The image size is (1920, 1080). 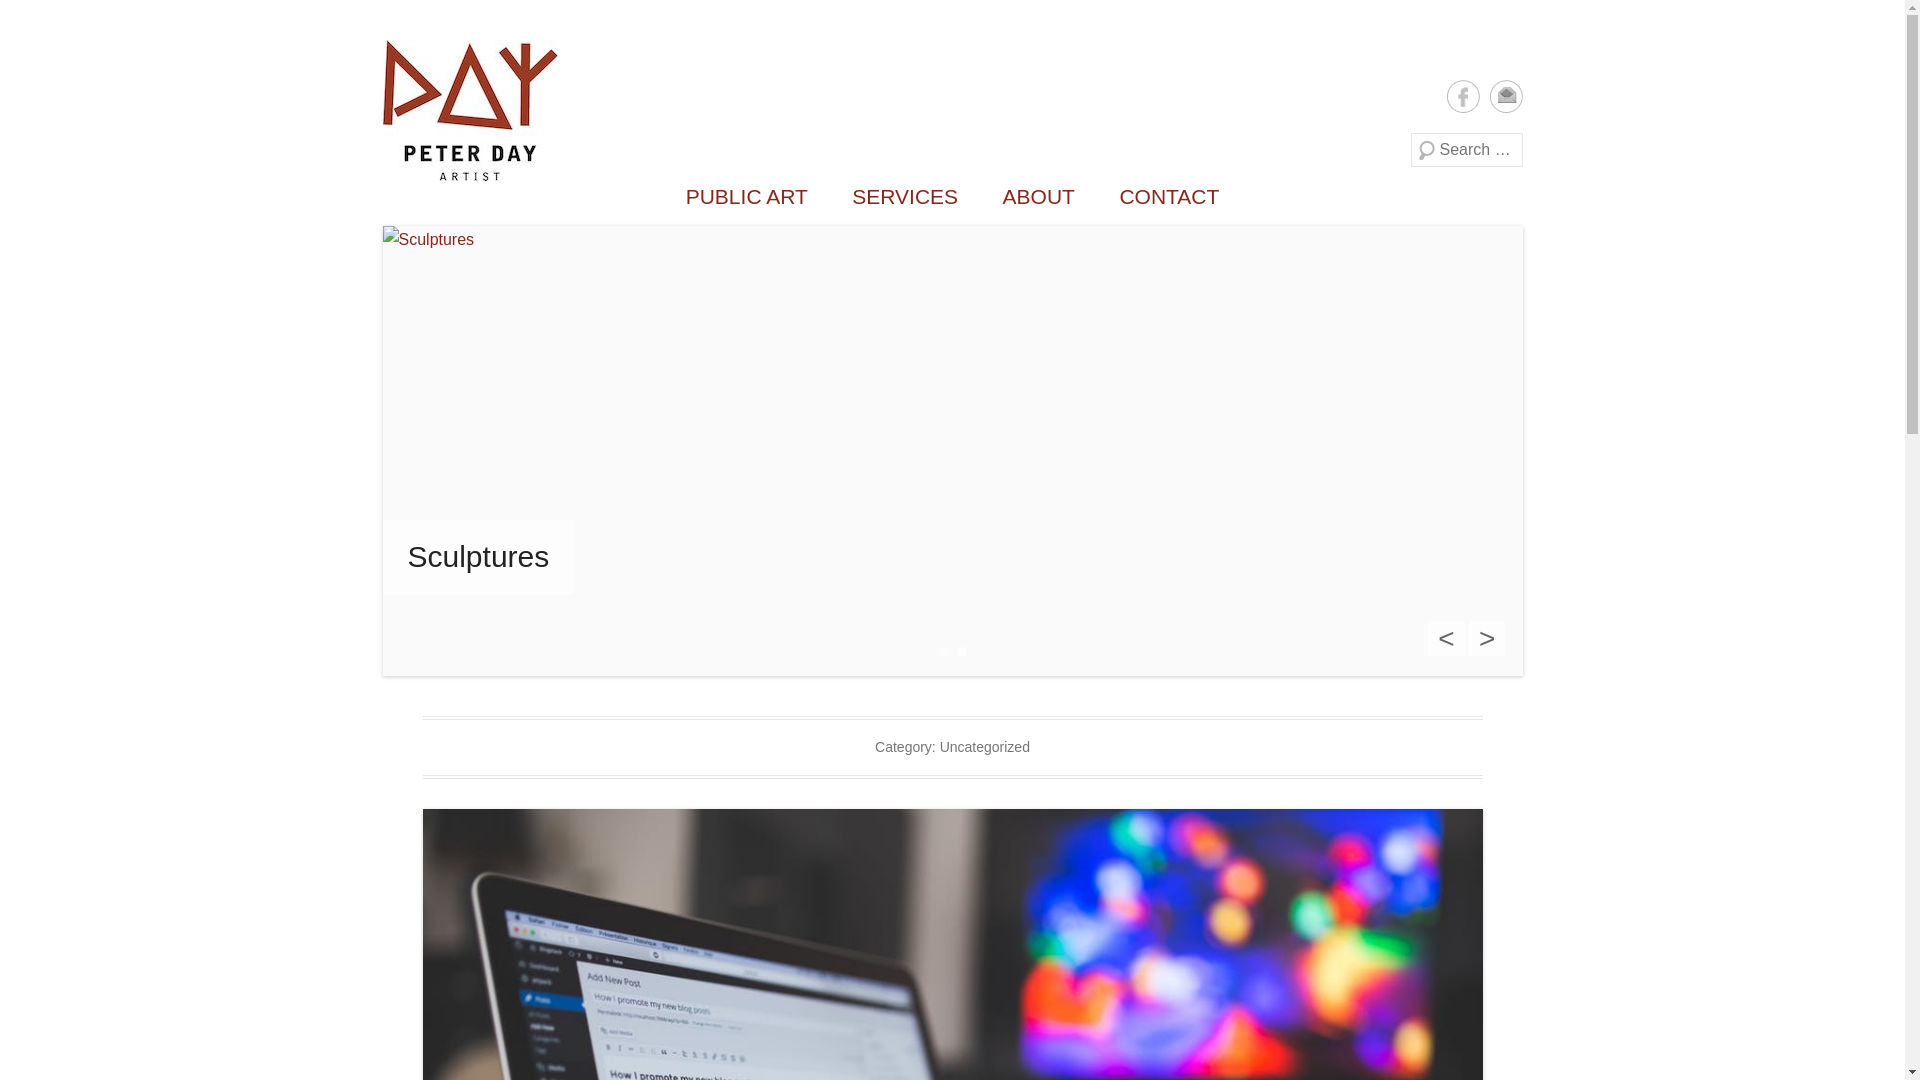 I want to click on '>', so click(x=1487, y=638).